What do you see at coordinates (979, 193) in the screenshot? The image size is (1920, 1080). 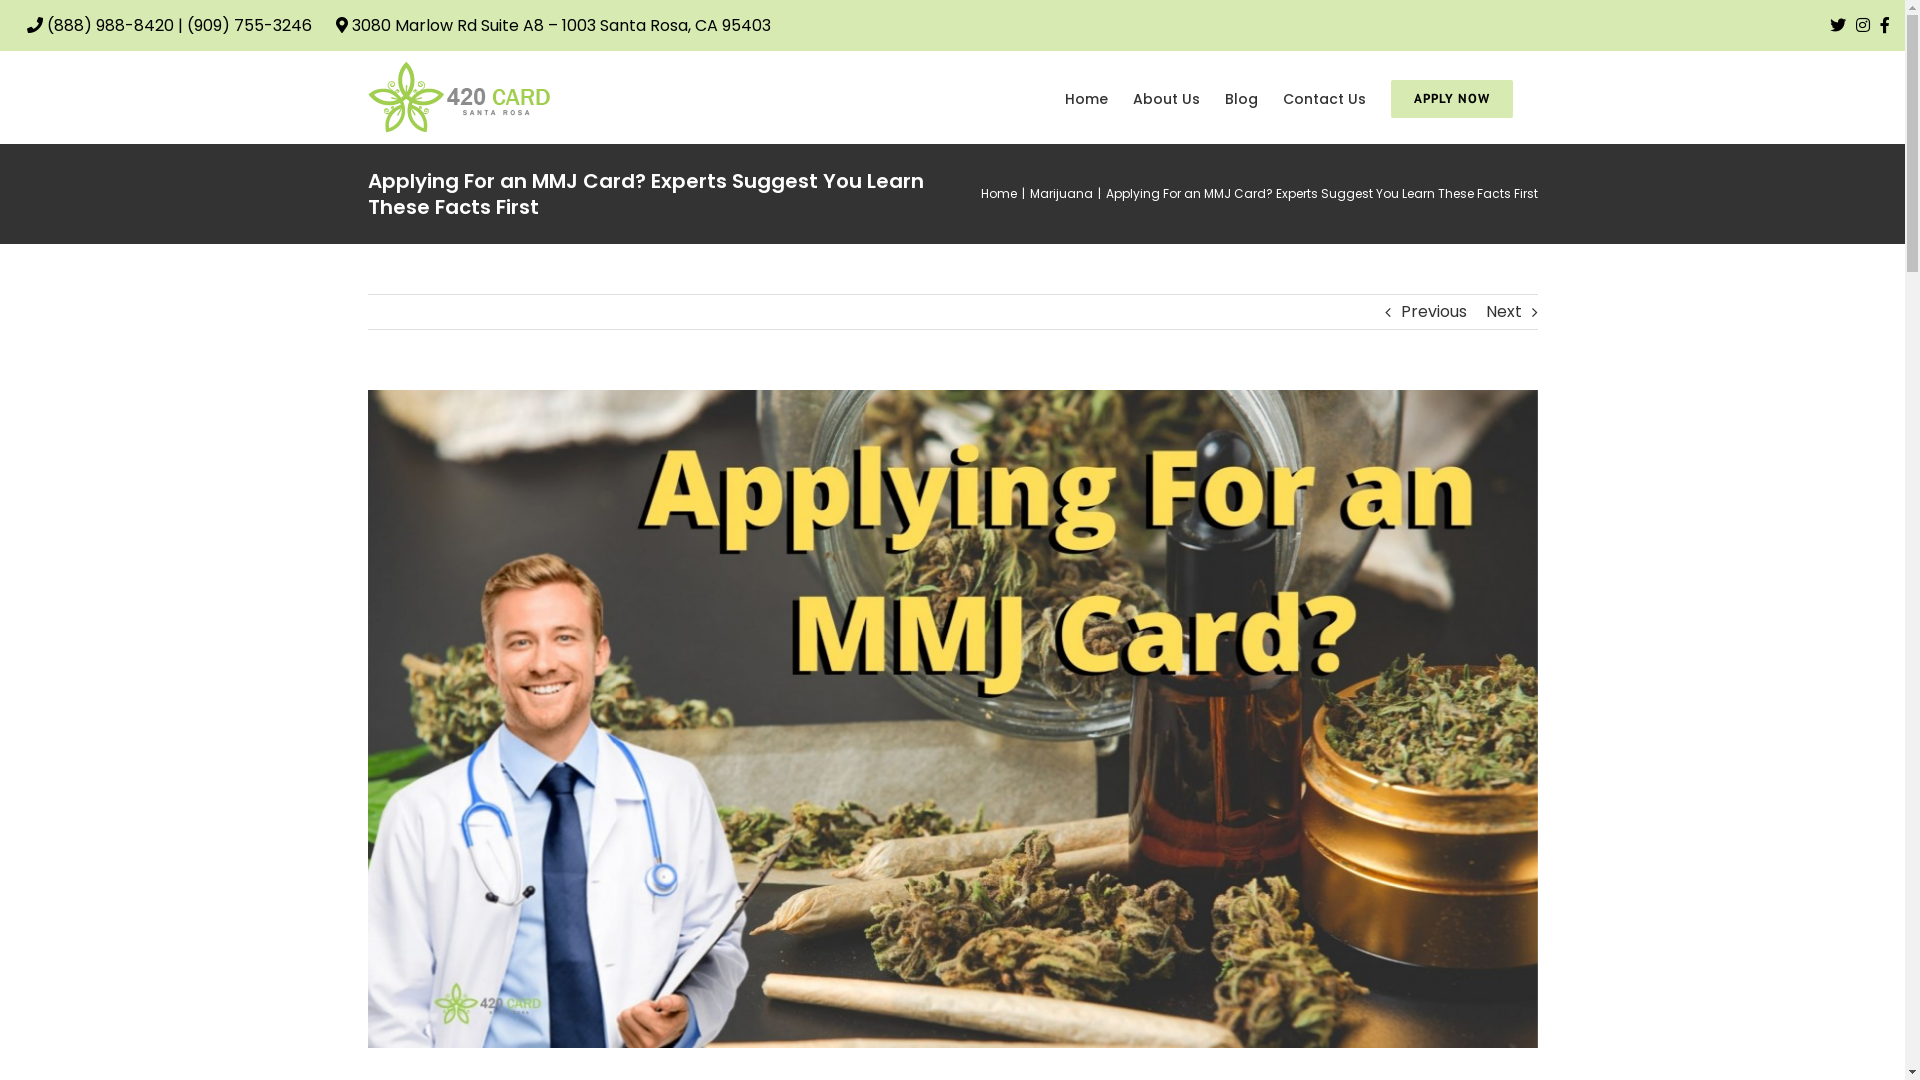 I see `'Home'` at bounding box center [979, 193].